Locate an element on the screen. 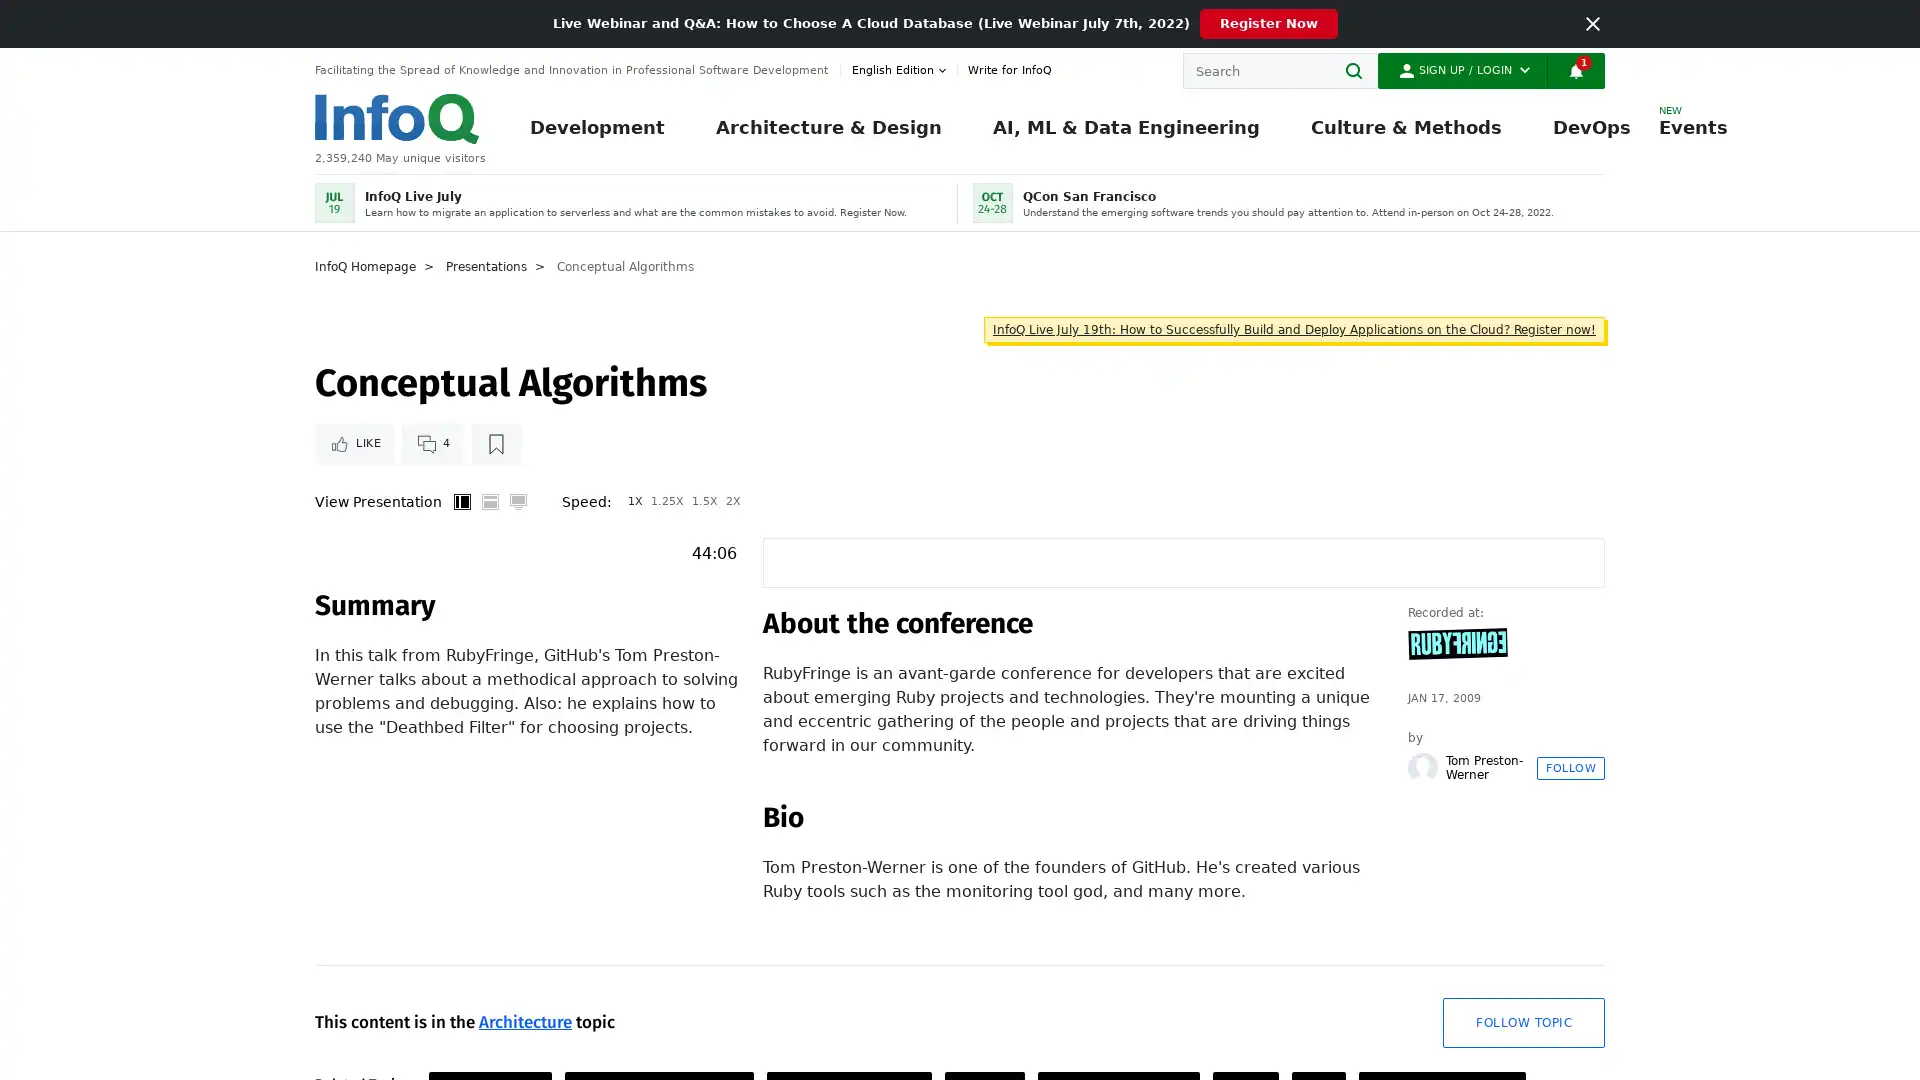 Image resolution: width=1920 pixels, height=1080 pixels. Close is located at coordinates (1592, 23).